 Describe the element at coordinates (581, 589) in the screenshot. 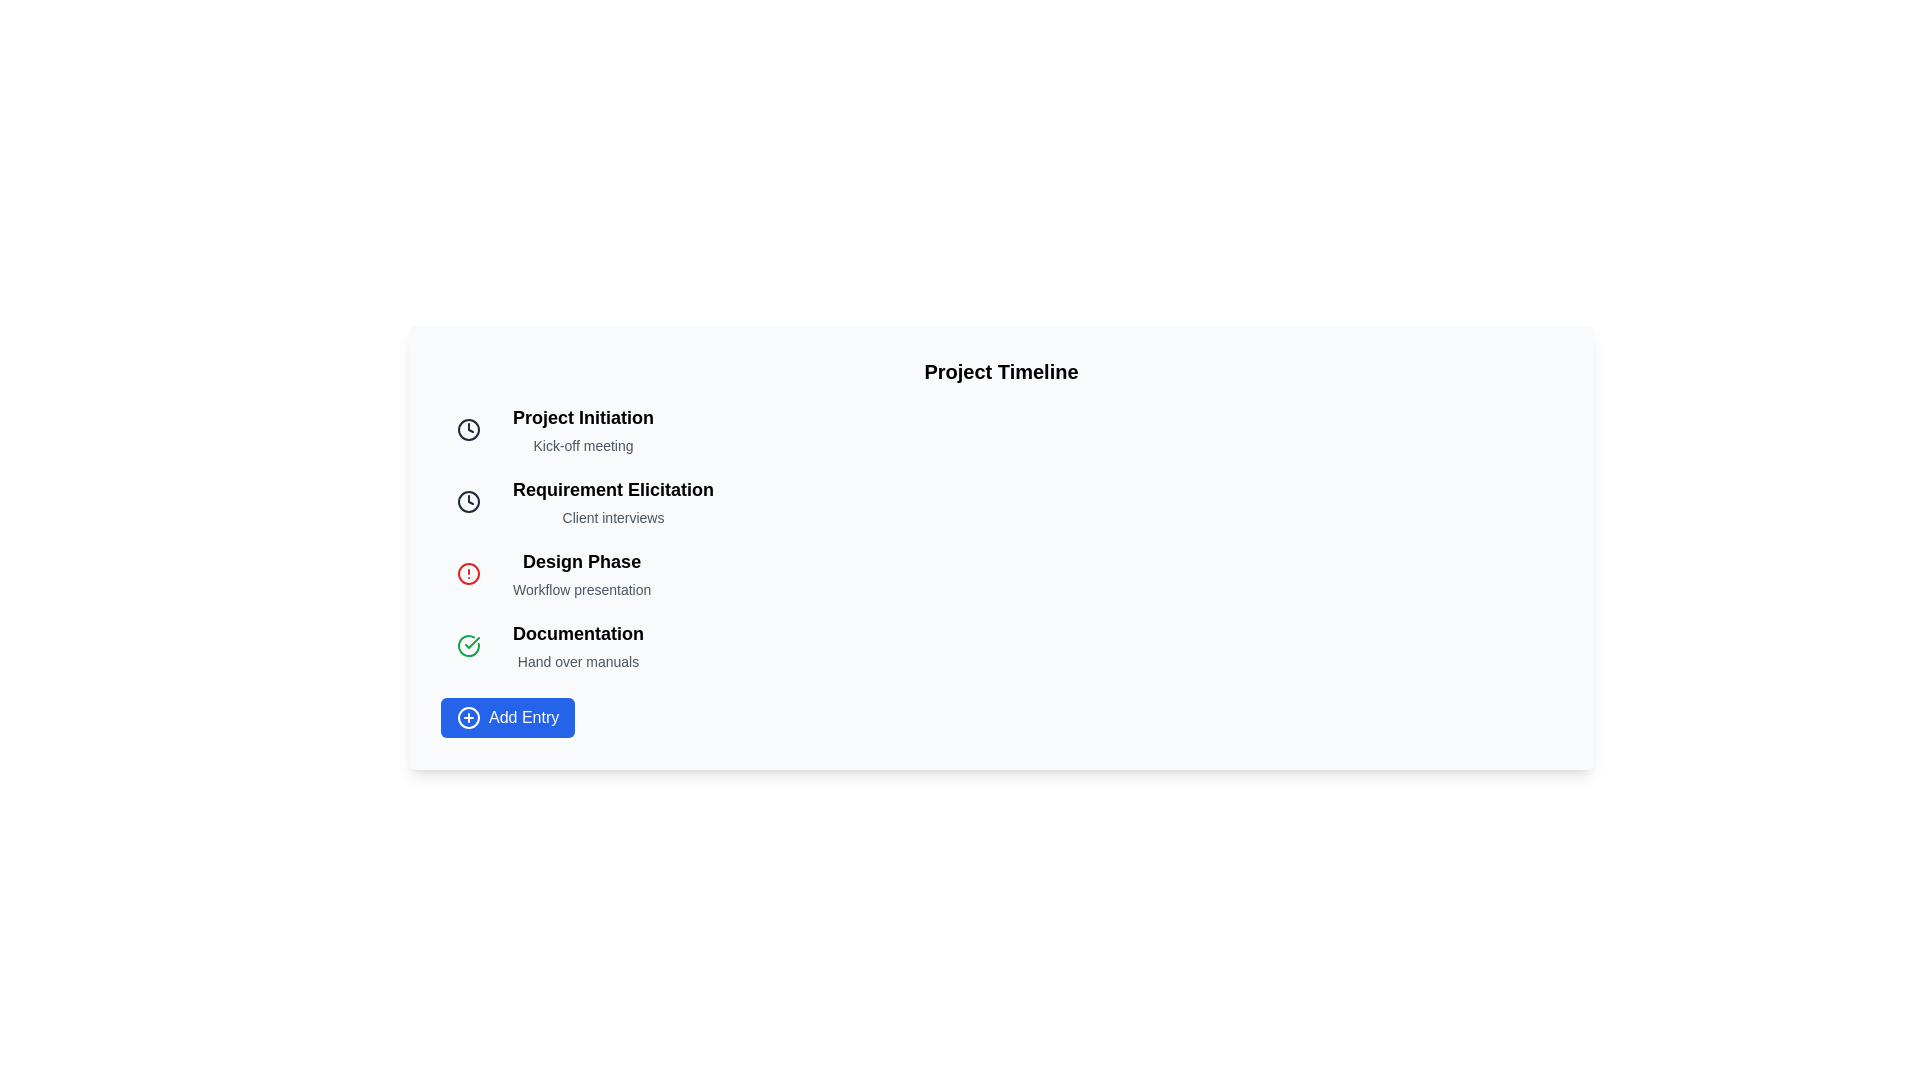

I see `the text label displaying 'Workflow presentation' located underneath the 'Design Phase' header in the timeline section` at that location.